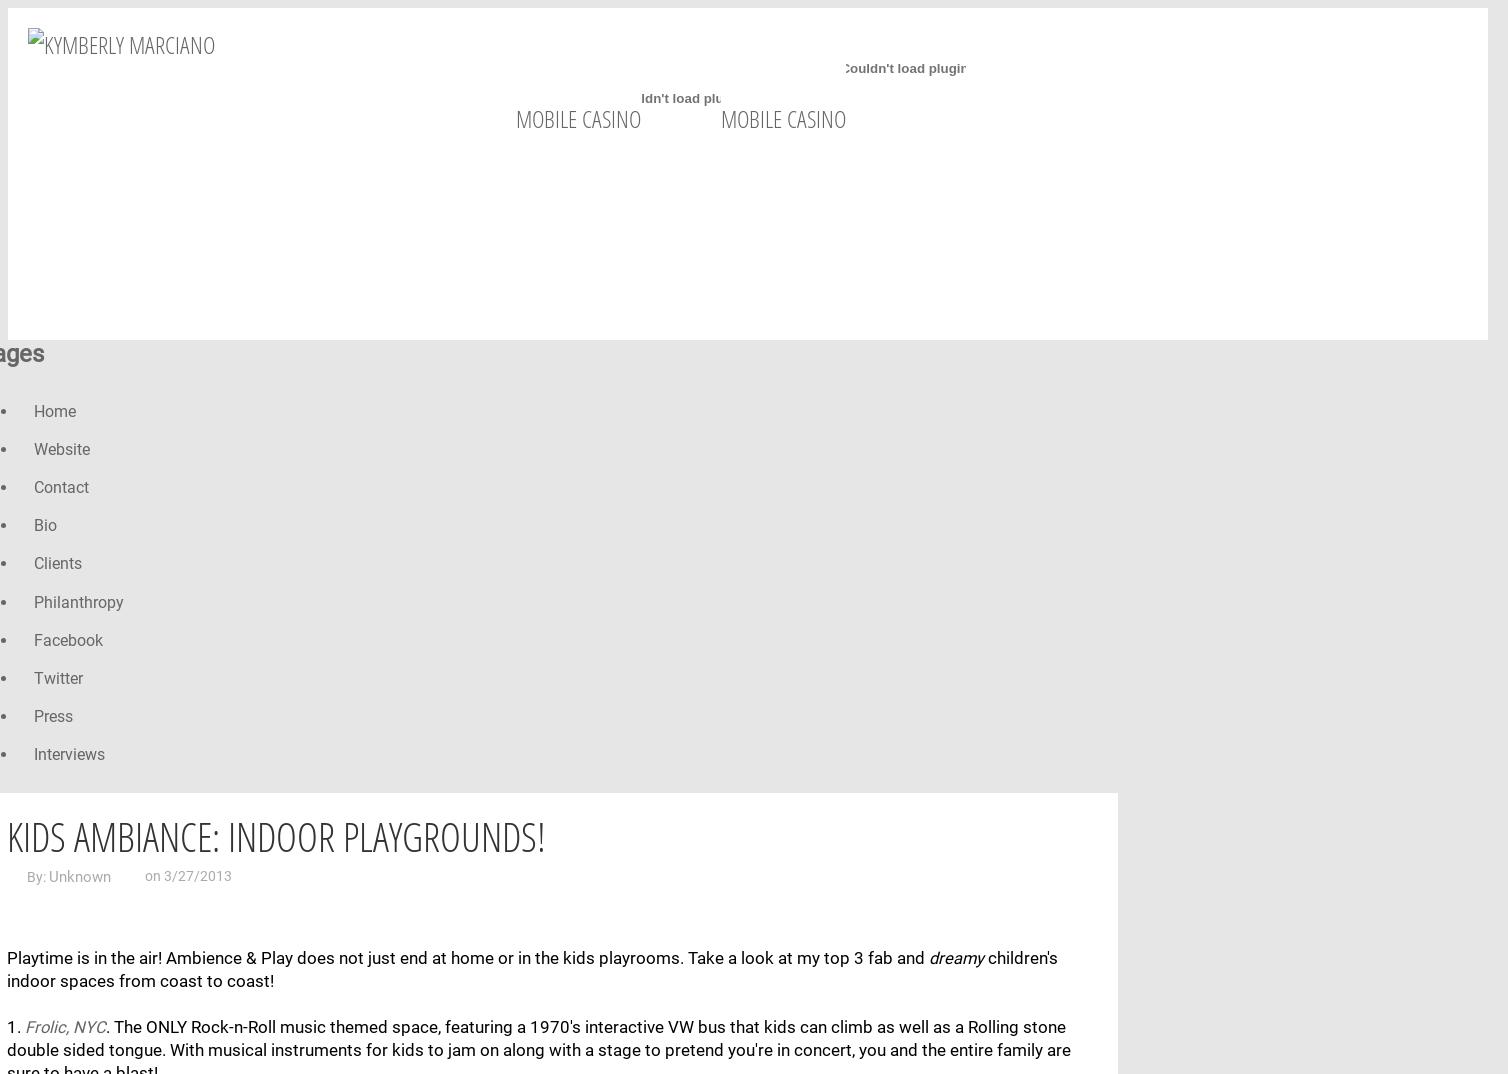  I want to click on 'Kids Ambiance: Indoor Playgrounds!', so click(275, 835).